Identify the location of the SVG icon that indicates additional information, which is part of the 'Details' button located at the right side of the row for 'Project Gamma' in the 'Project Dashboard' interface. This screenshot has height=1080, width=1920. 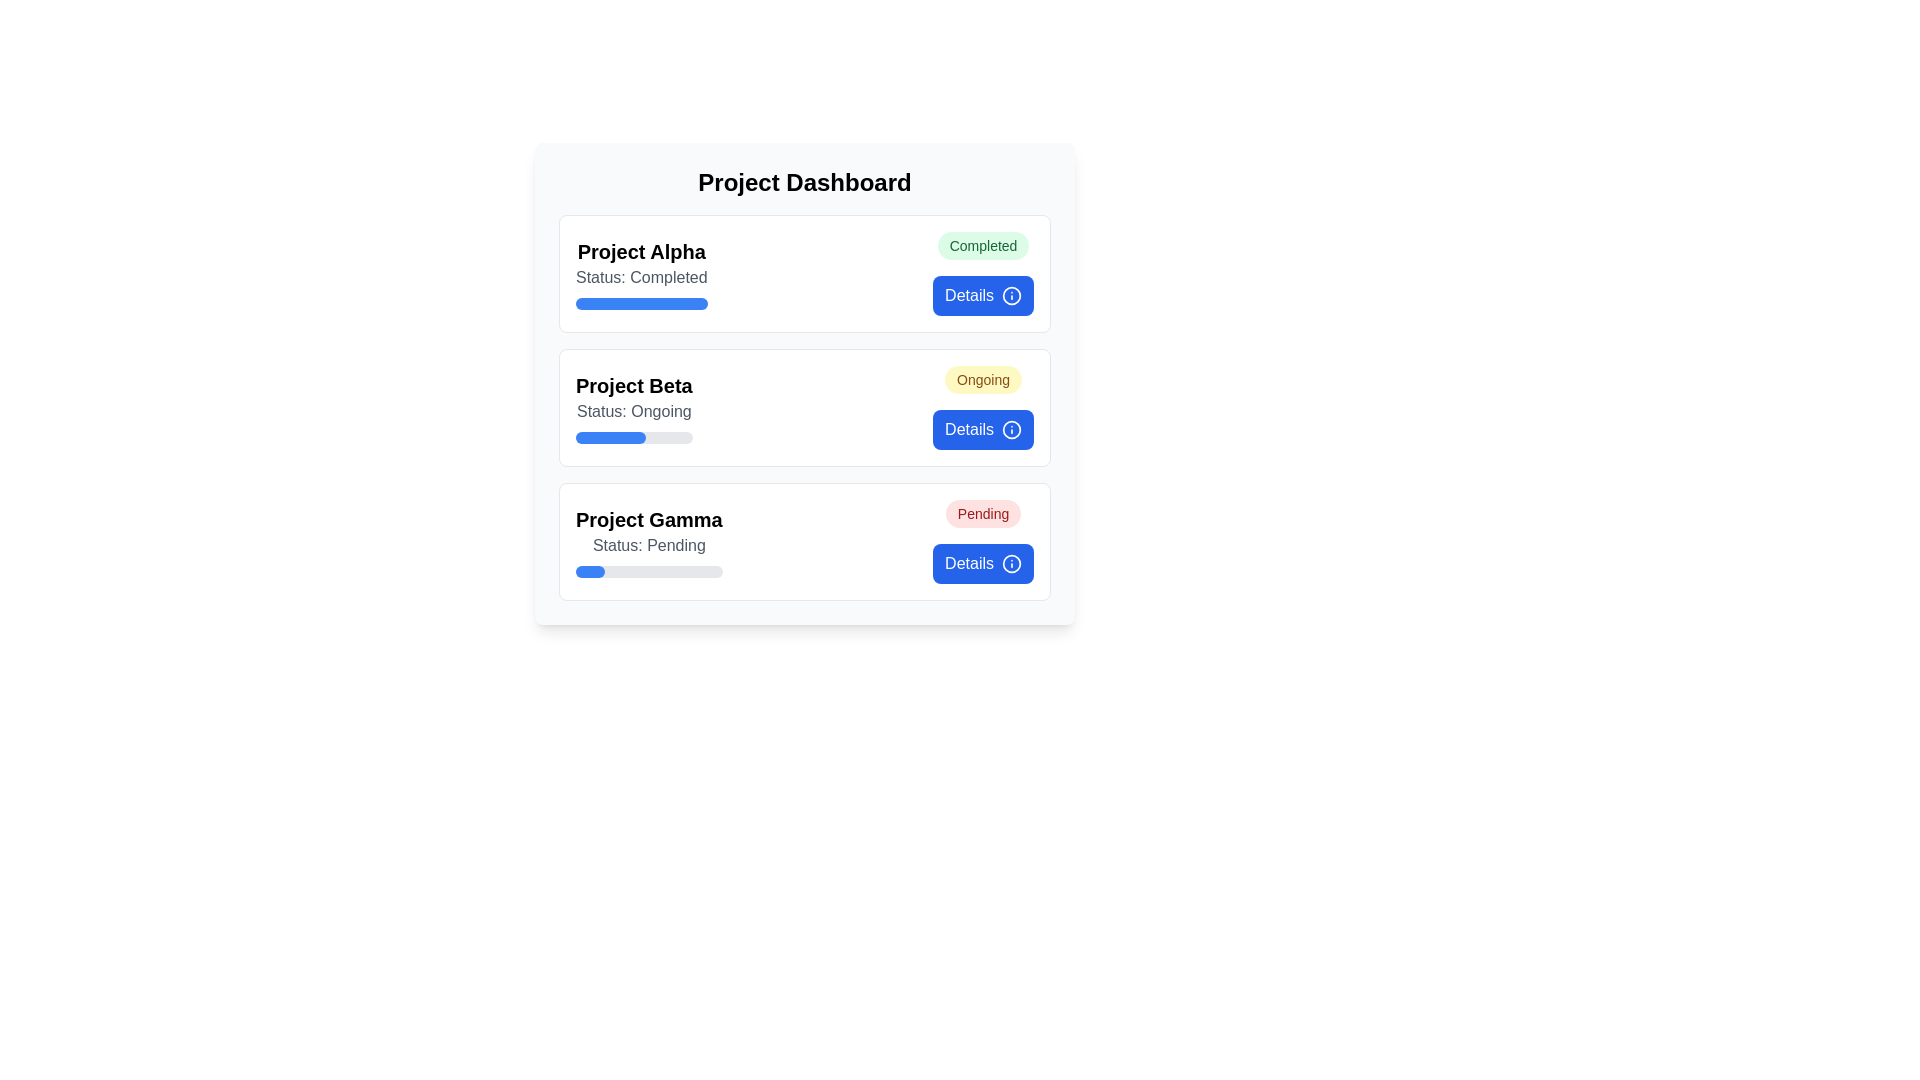
(1012, 563).